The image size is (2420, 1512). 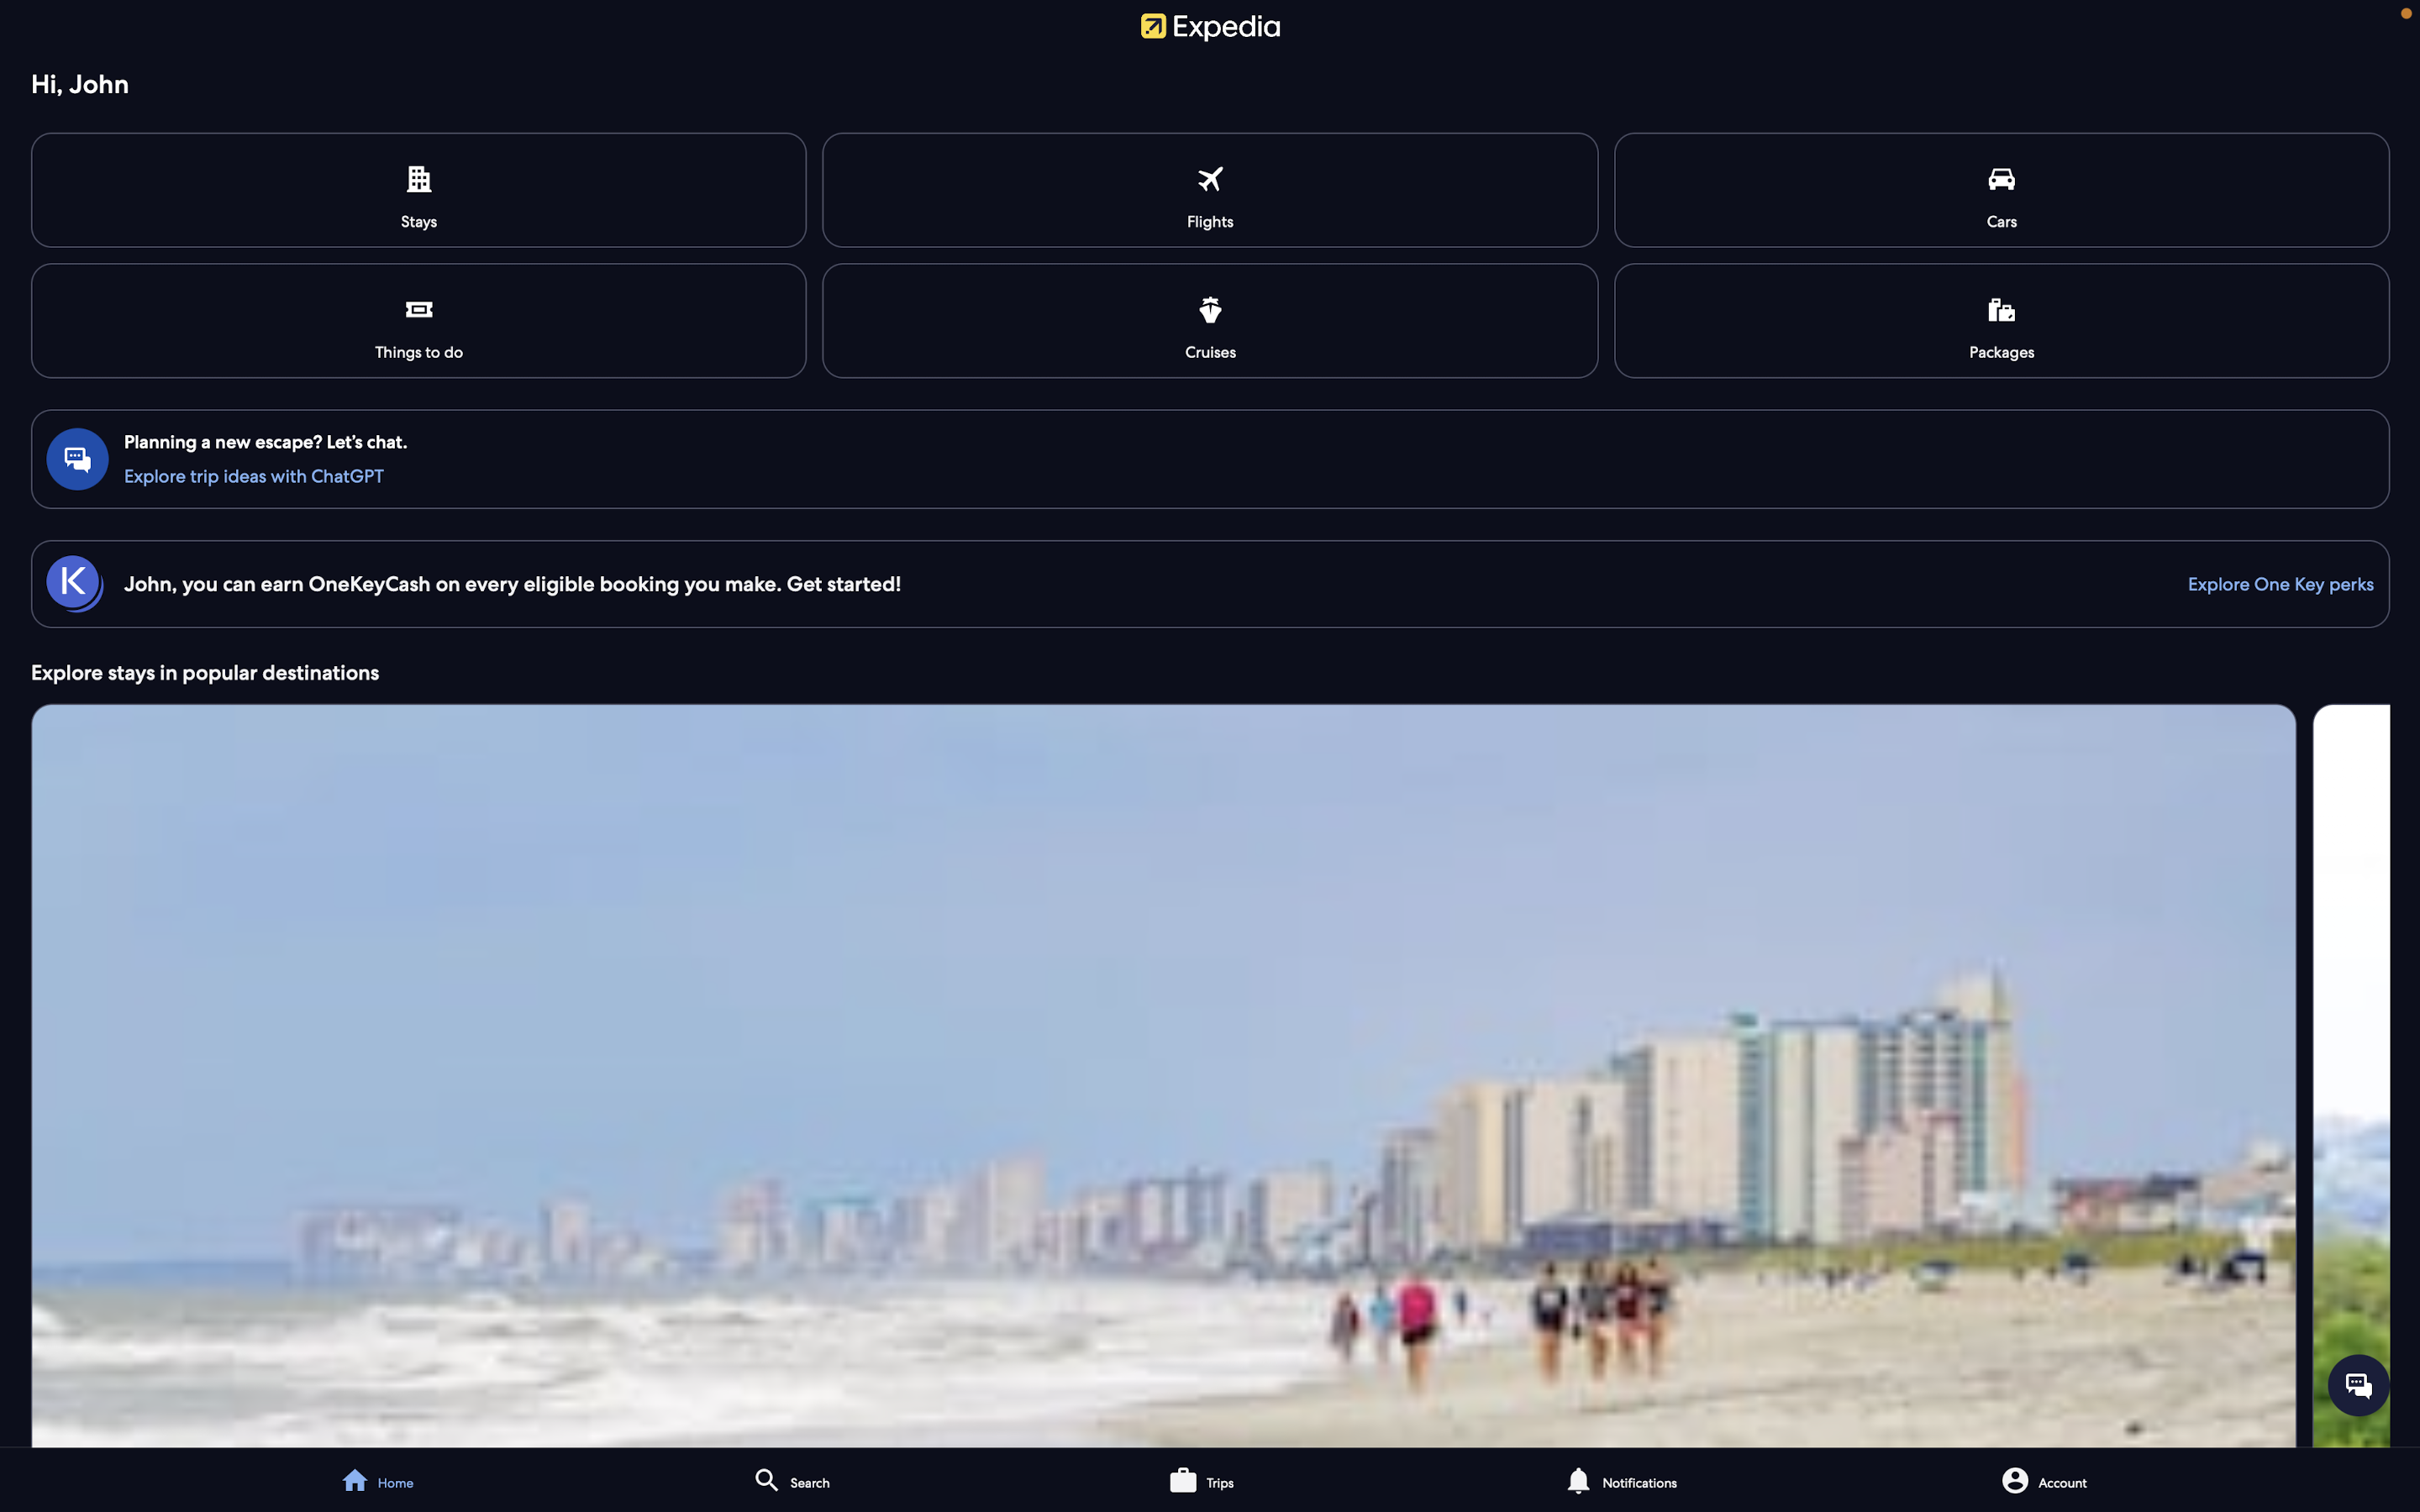 What do you see at coordinates (1212, 190) in the screenshot?
I see `Search for a specific flight ABC1234` at bounding box center [1212, 190].